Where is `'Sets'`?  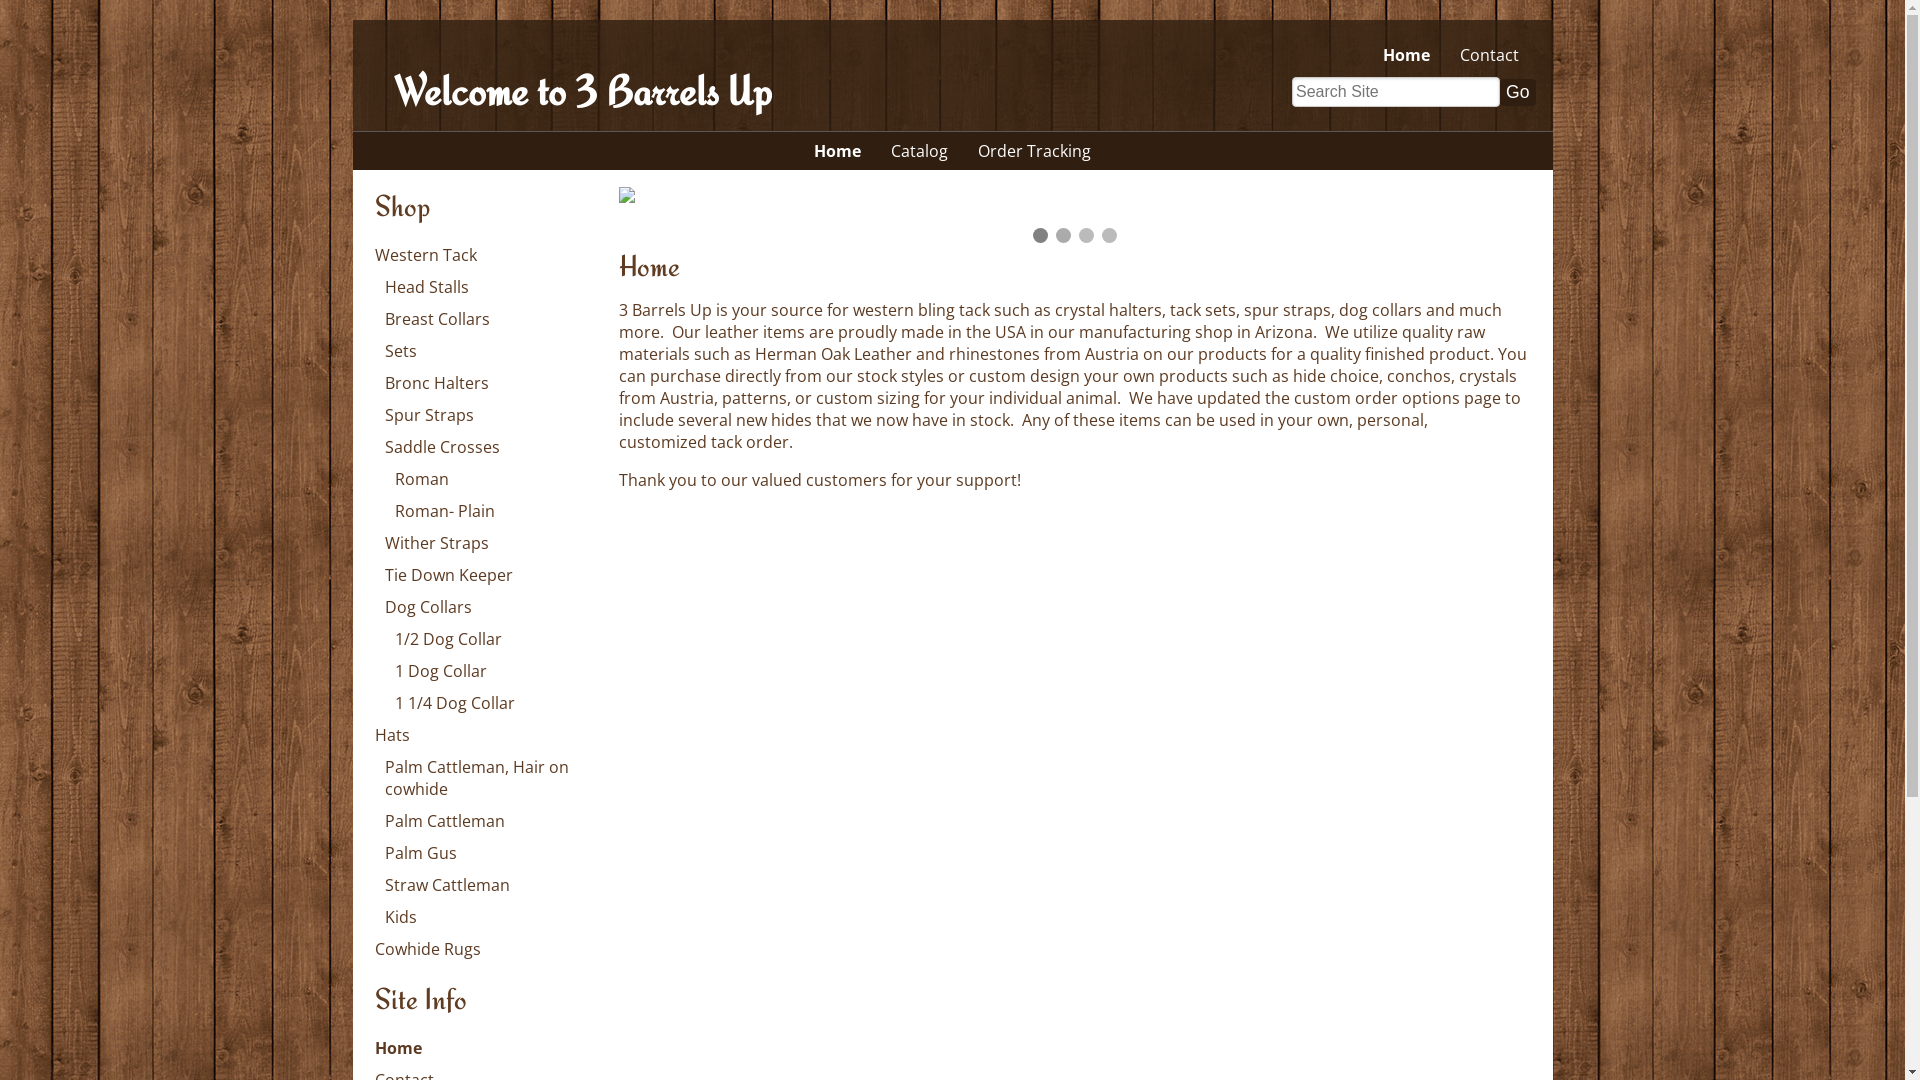
'Sets' is located at coordinates (399, 350).